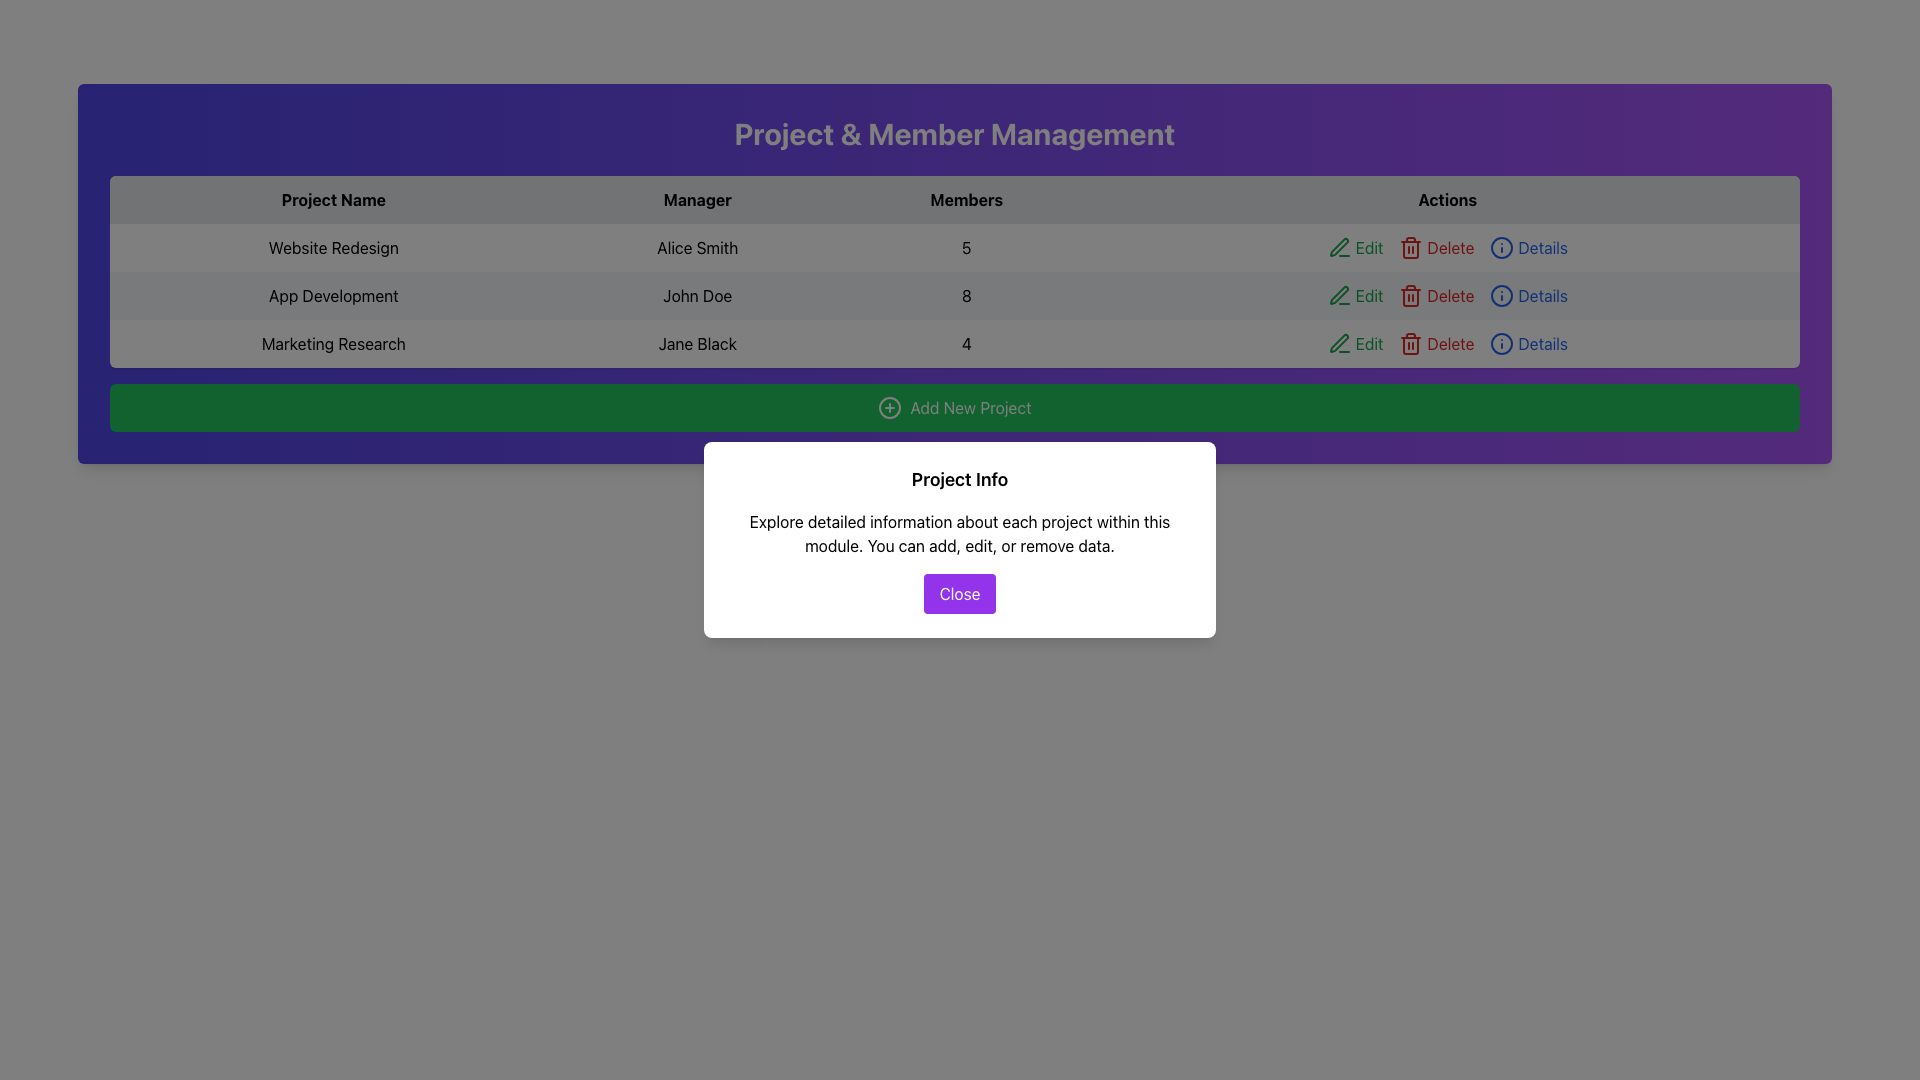  Describe the element at coordinates (1502, 246) in the screenshot. I see `the SVG-based information icon with a circle outline and 'i' symbol, located next to the 'Details' label in the third row of the 'Actions' column` at that location.